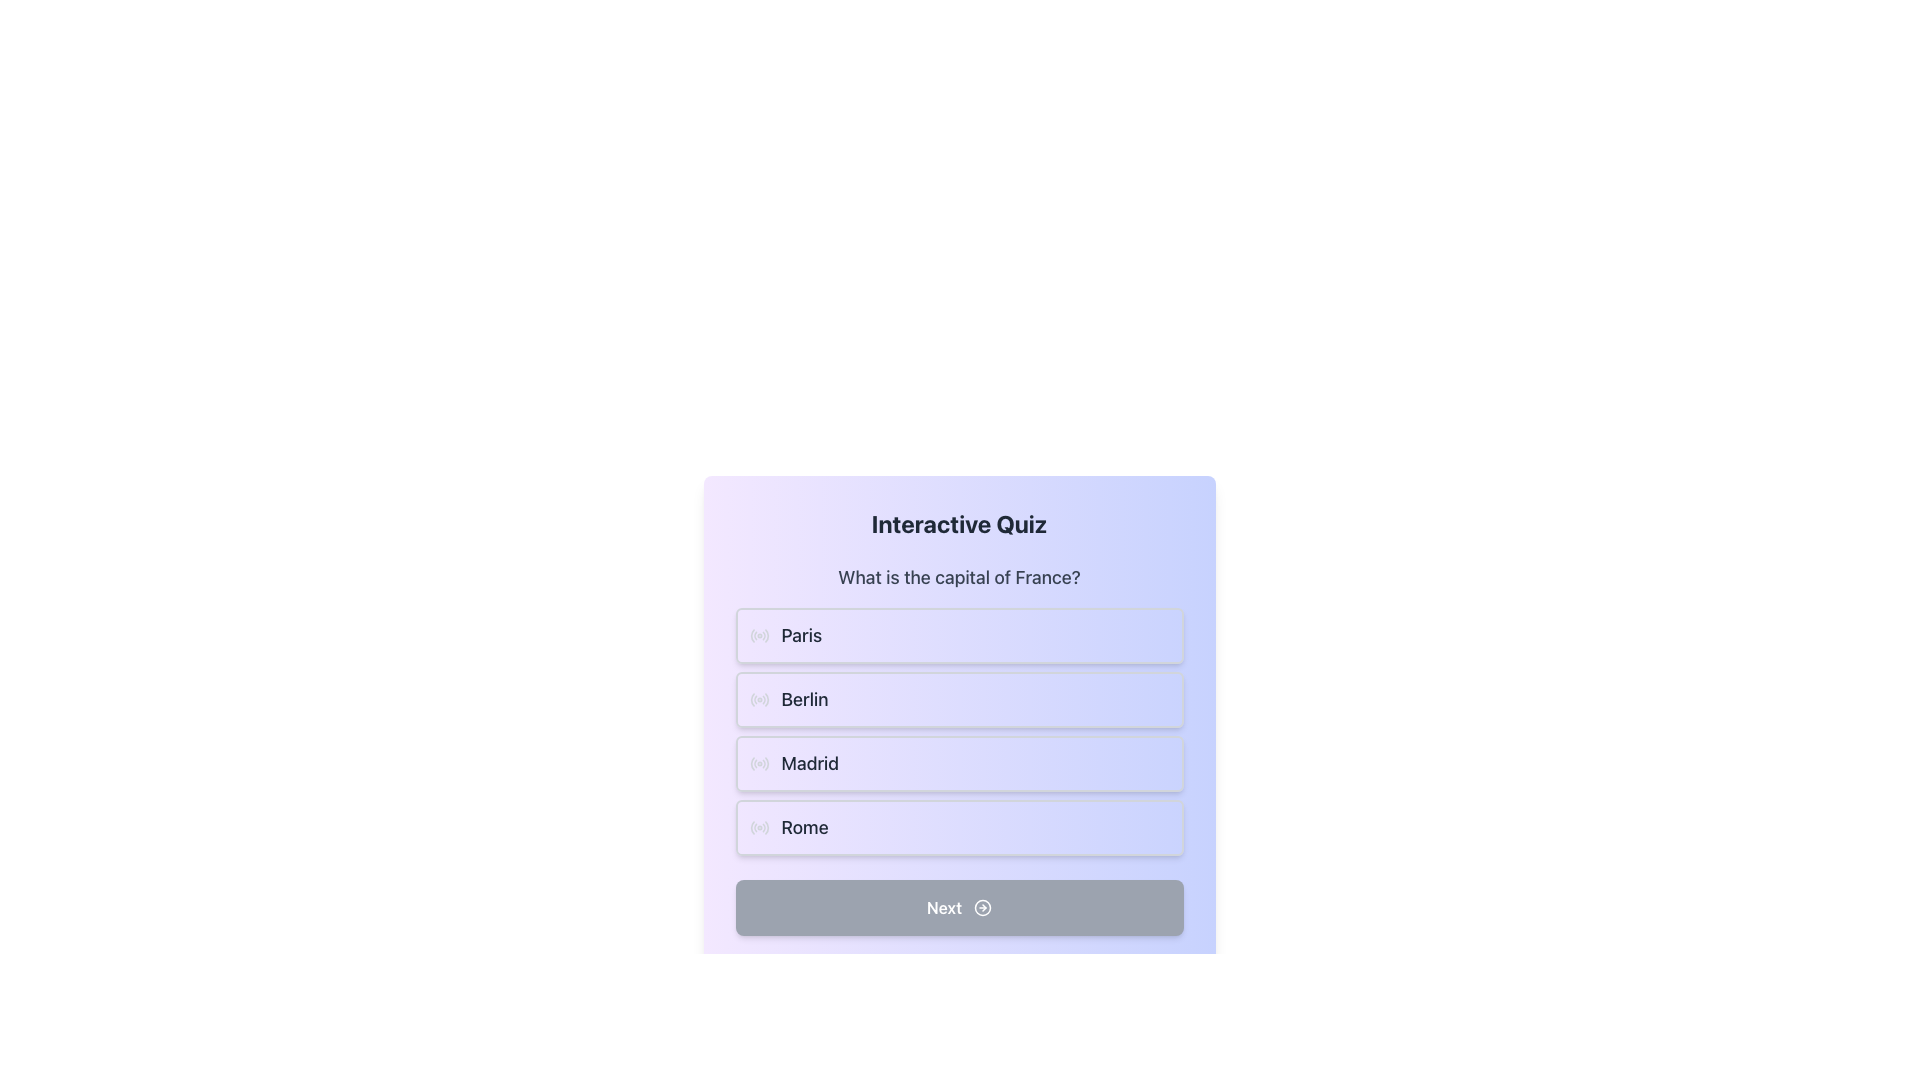 The width and height of the screenshot is (1920, 1080). I want to click on the radio button, so click(758, 636).